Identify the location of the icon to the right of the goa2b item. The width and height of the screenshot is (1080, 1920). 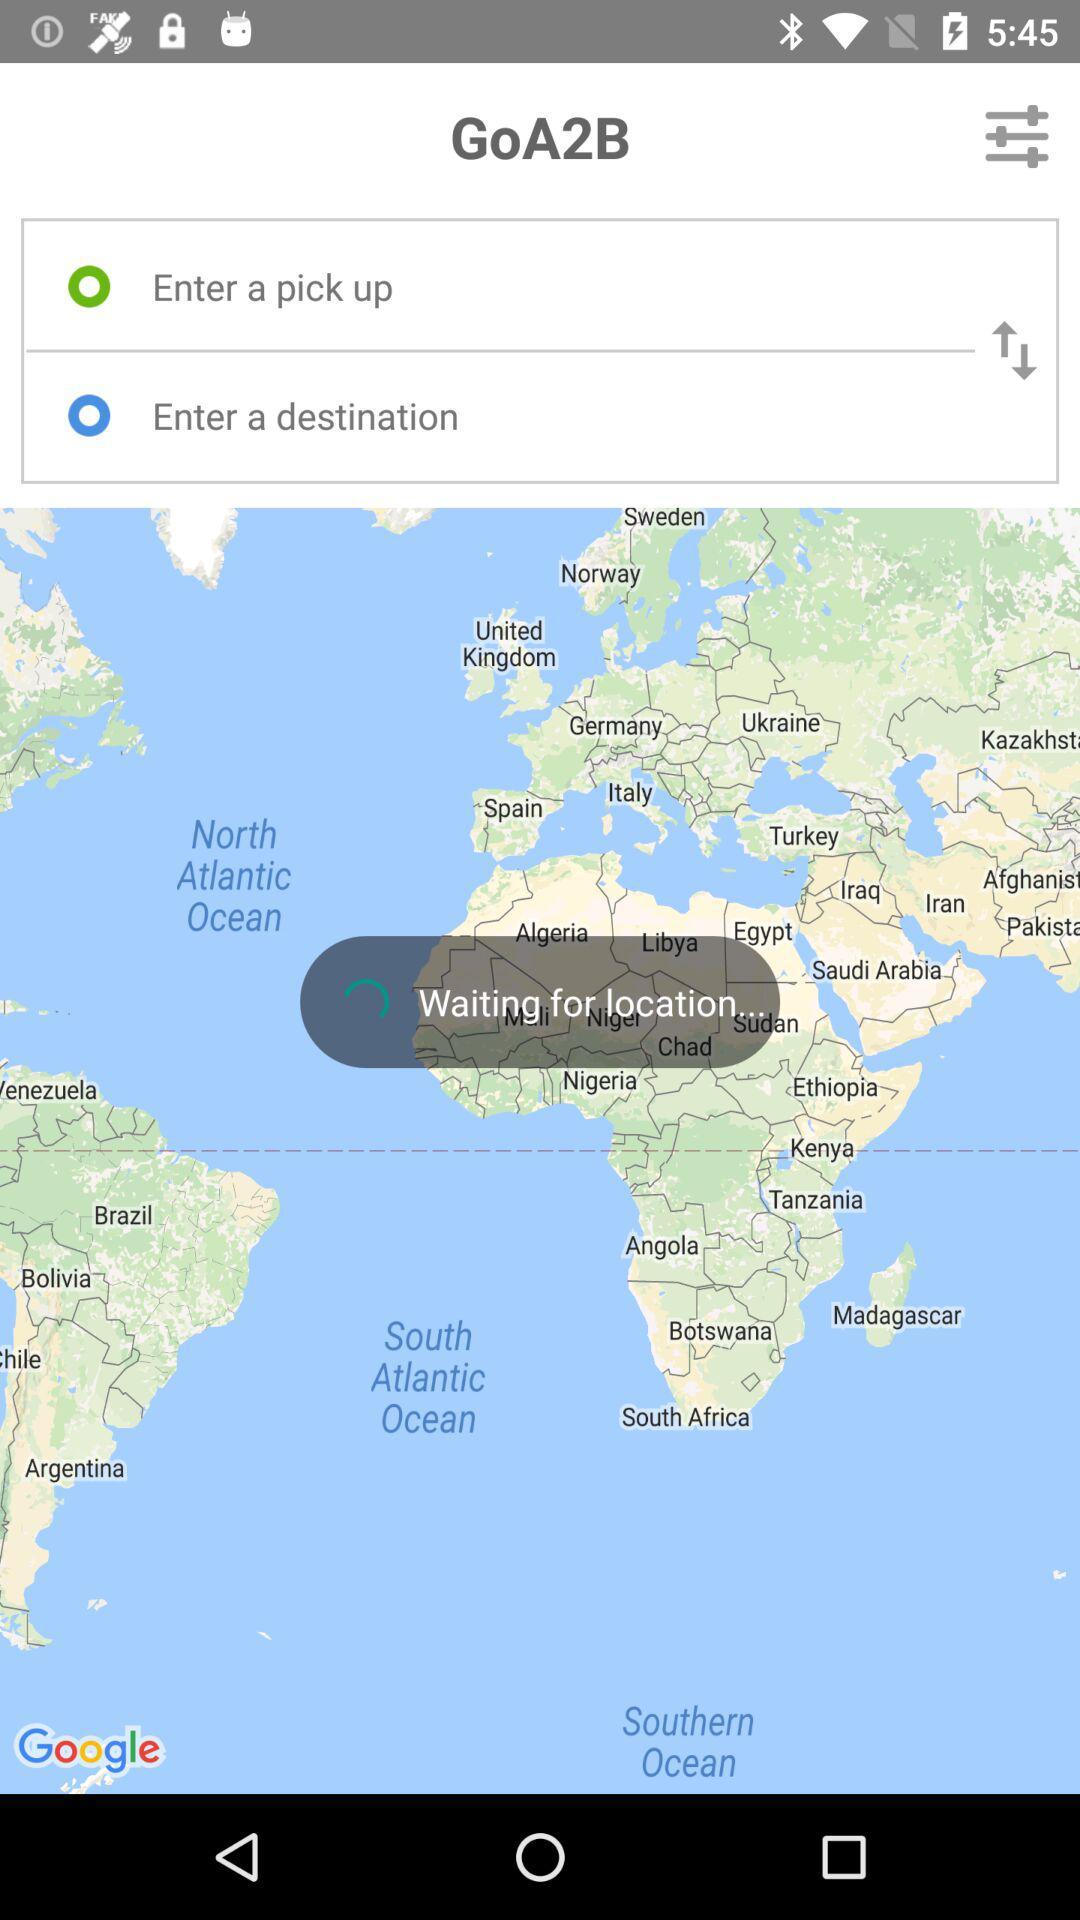
(1017, 135).